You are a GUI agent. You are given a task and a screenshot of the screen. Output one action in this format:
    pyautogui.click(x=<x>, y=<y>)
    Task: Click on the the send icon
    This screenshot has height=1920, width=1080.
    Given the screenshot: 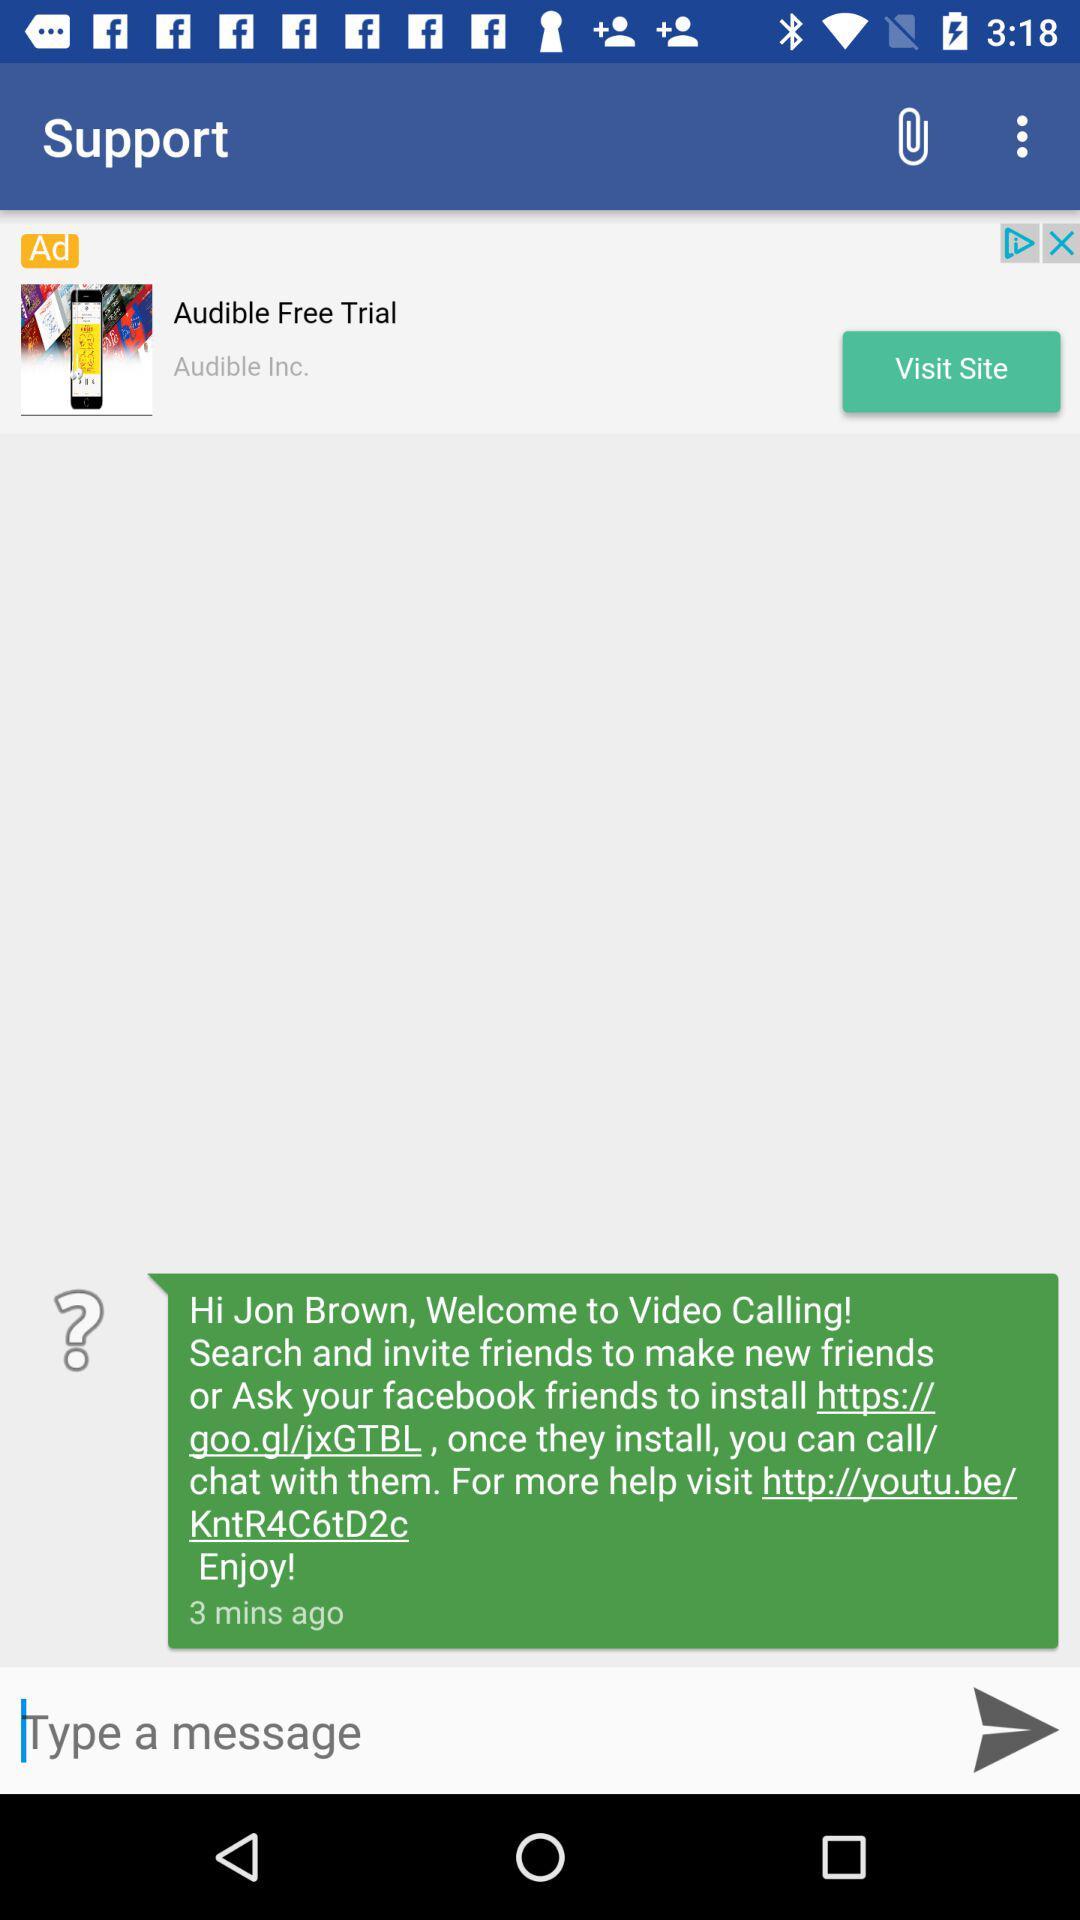 What is the action you would take?
    pyautogui.click(x=1017, y=1729)
    